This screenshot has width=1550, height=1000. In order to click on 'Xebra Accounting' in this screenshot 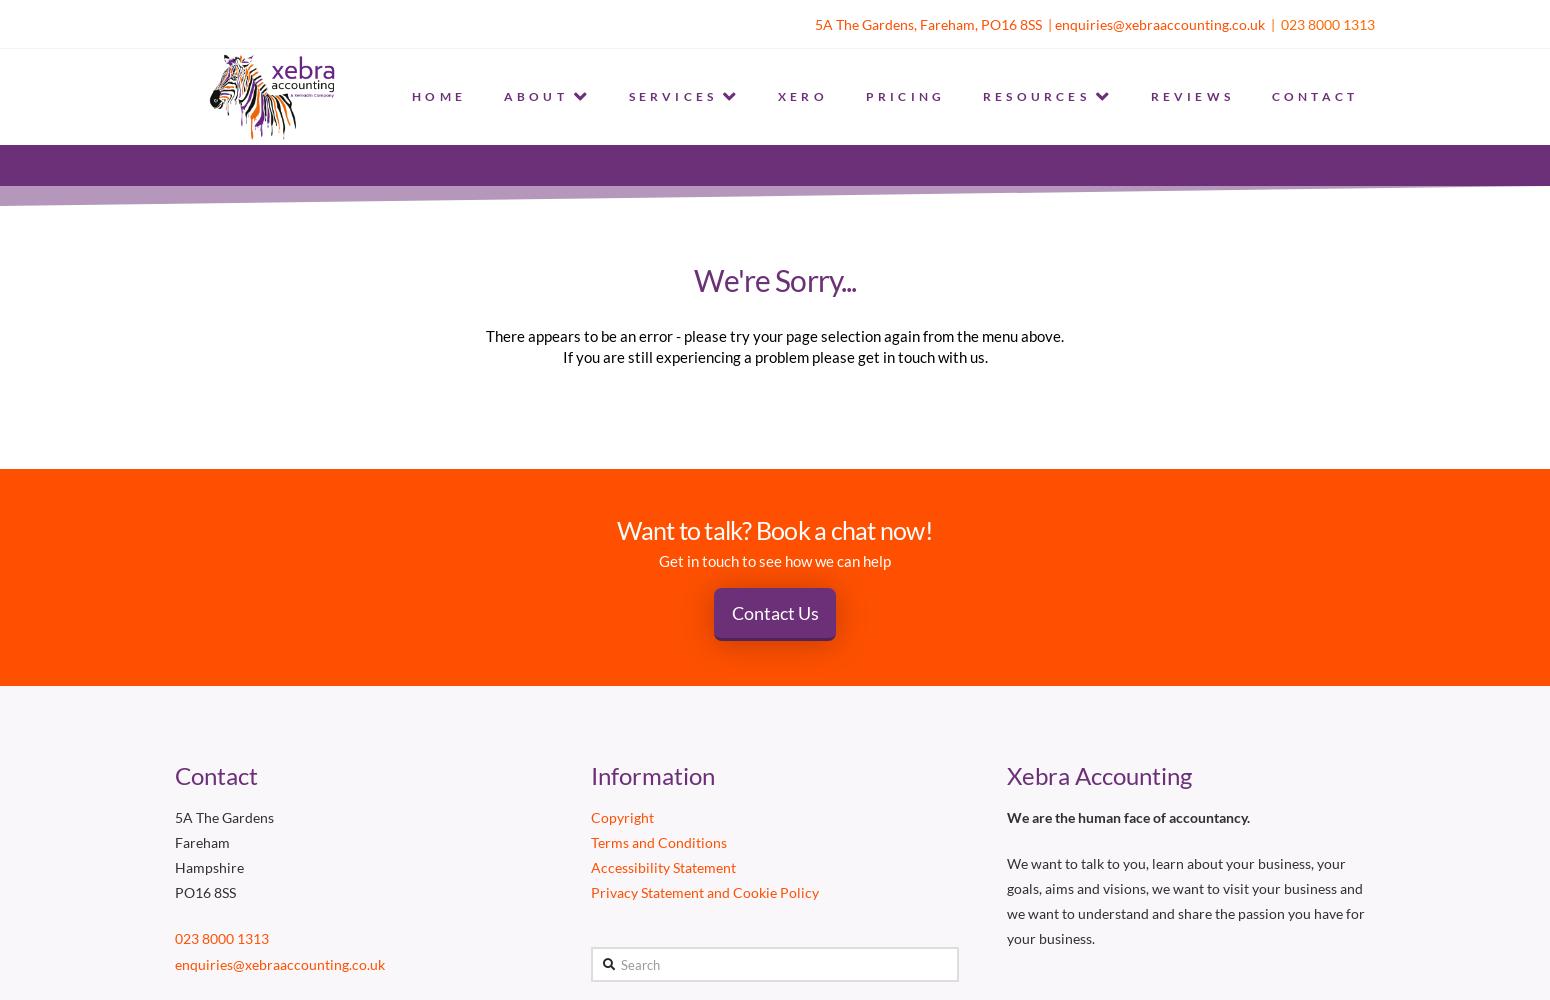, I will do `click(1004, 776)`.